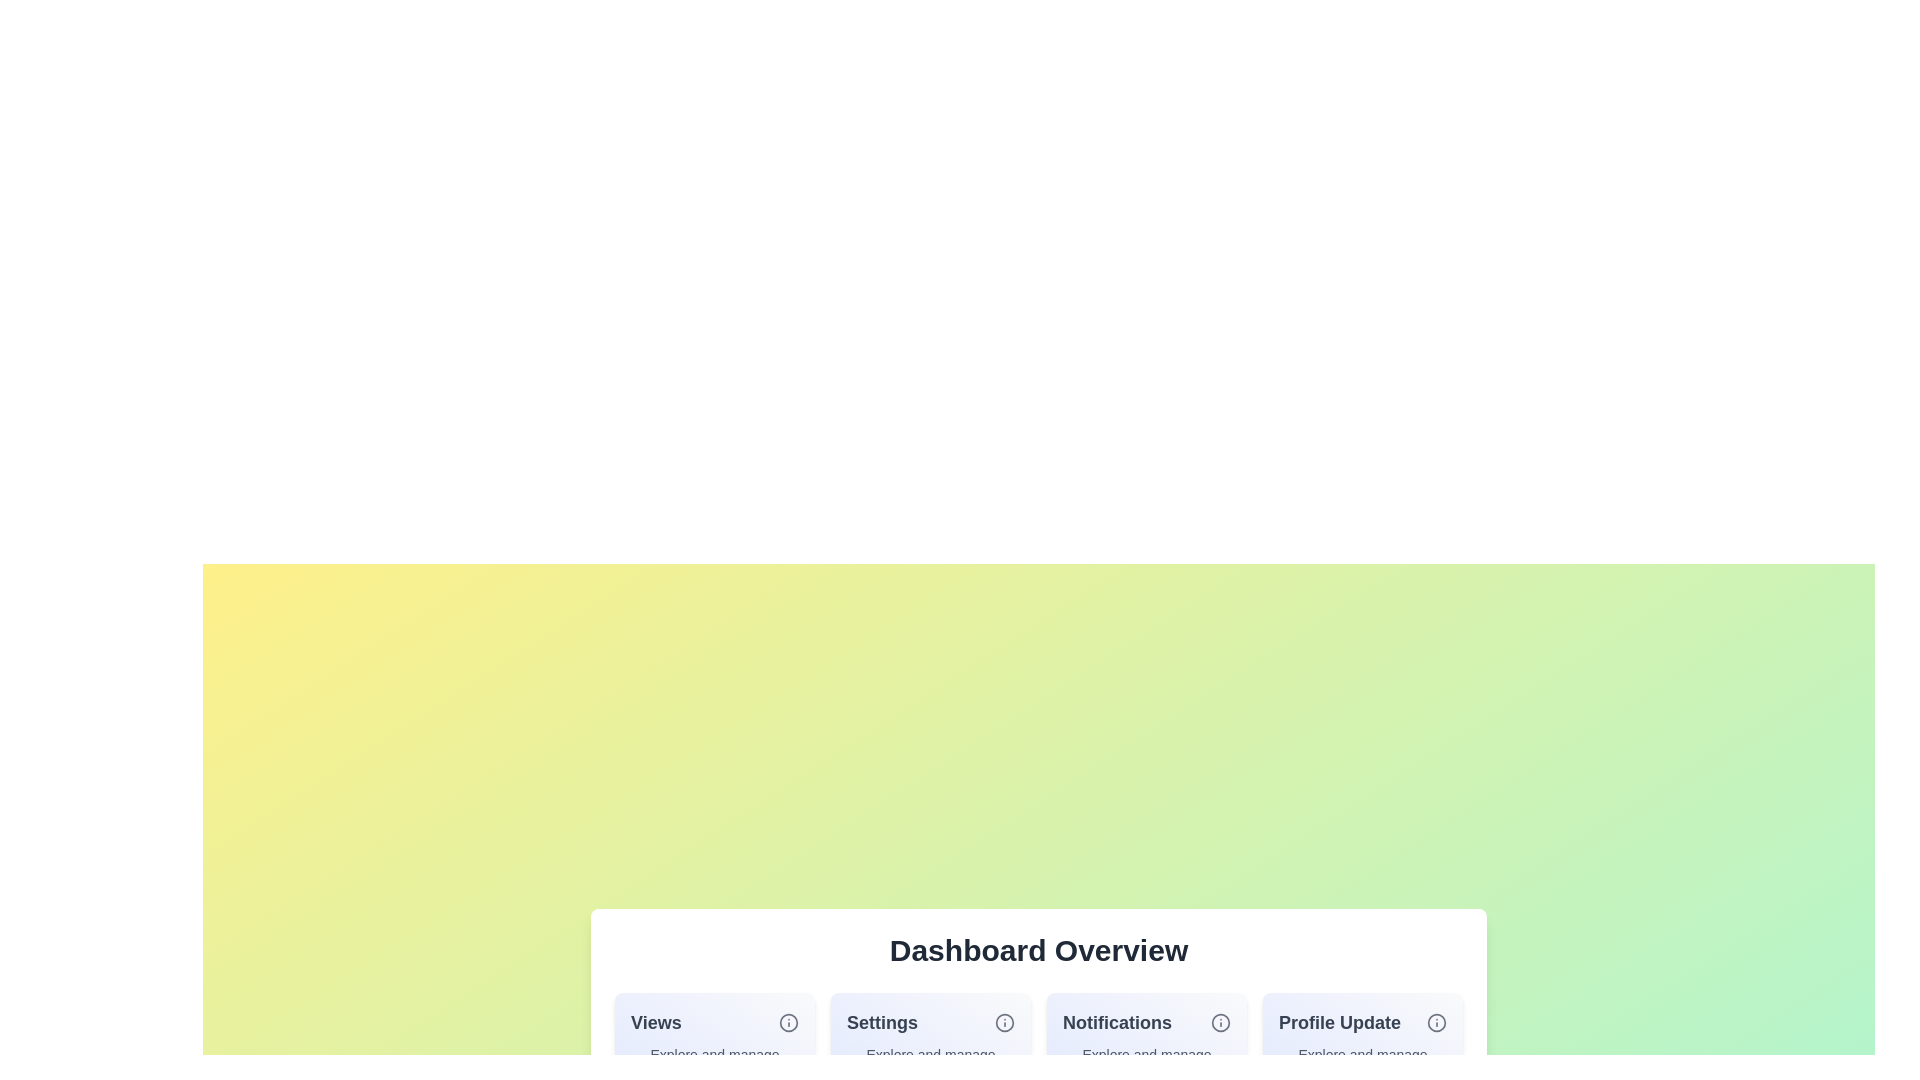 The width and height of the screenshot is (1920, 1080). What do you see at coordinates (1219, 1022) in the screenshot?
I see `the central circular part of the notifications icon` at bounding box center [1219, 1022].